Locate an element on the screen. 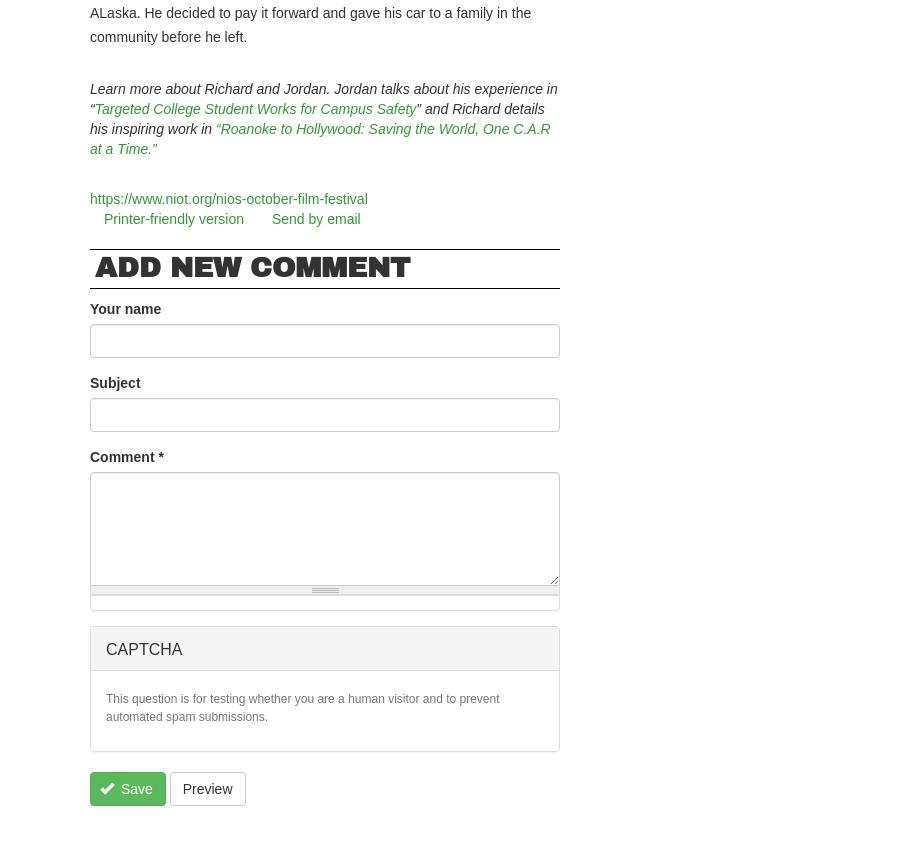 This screenshot has width=900, height=856. 'Subject' is located at coordinates (115, 382).